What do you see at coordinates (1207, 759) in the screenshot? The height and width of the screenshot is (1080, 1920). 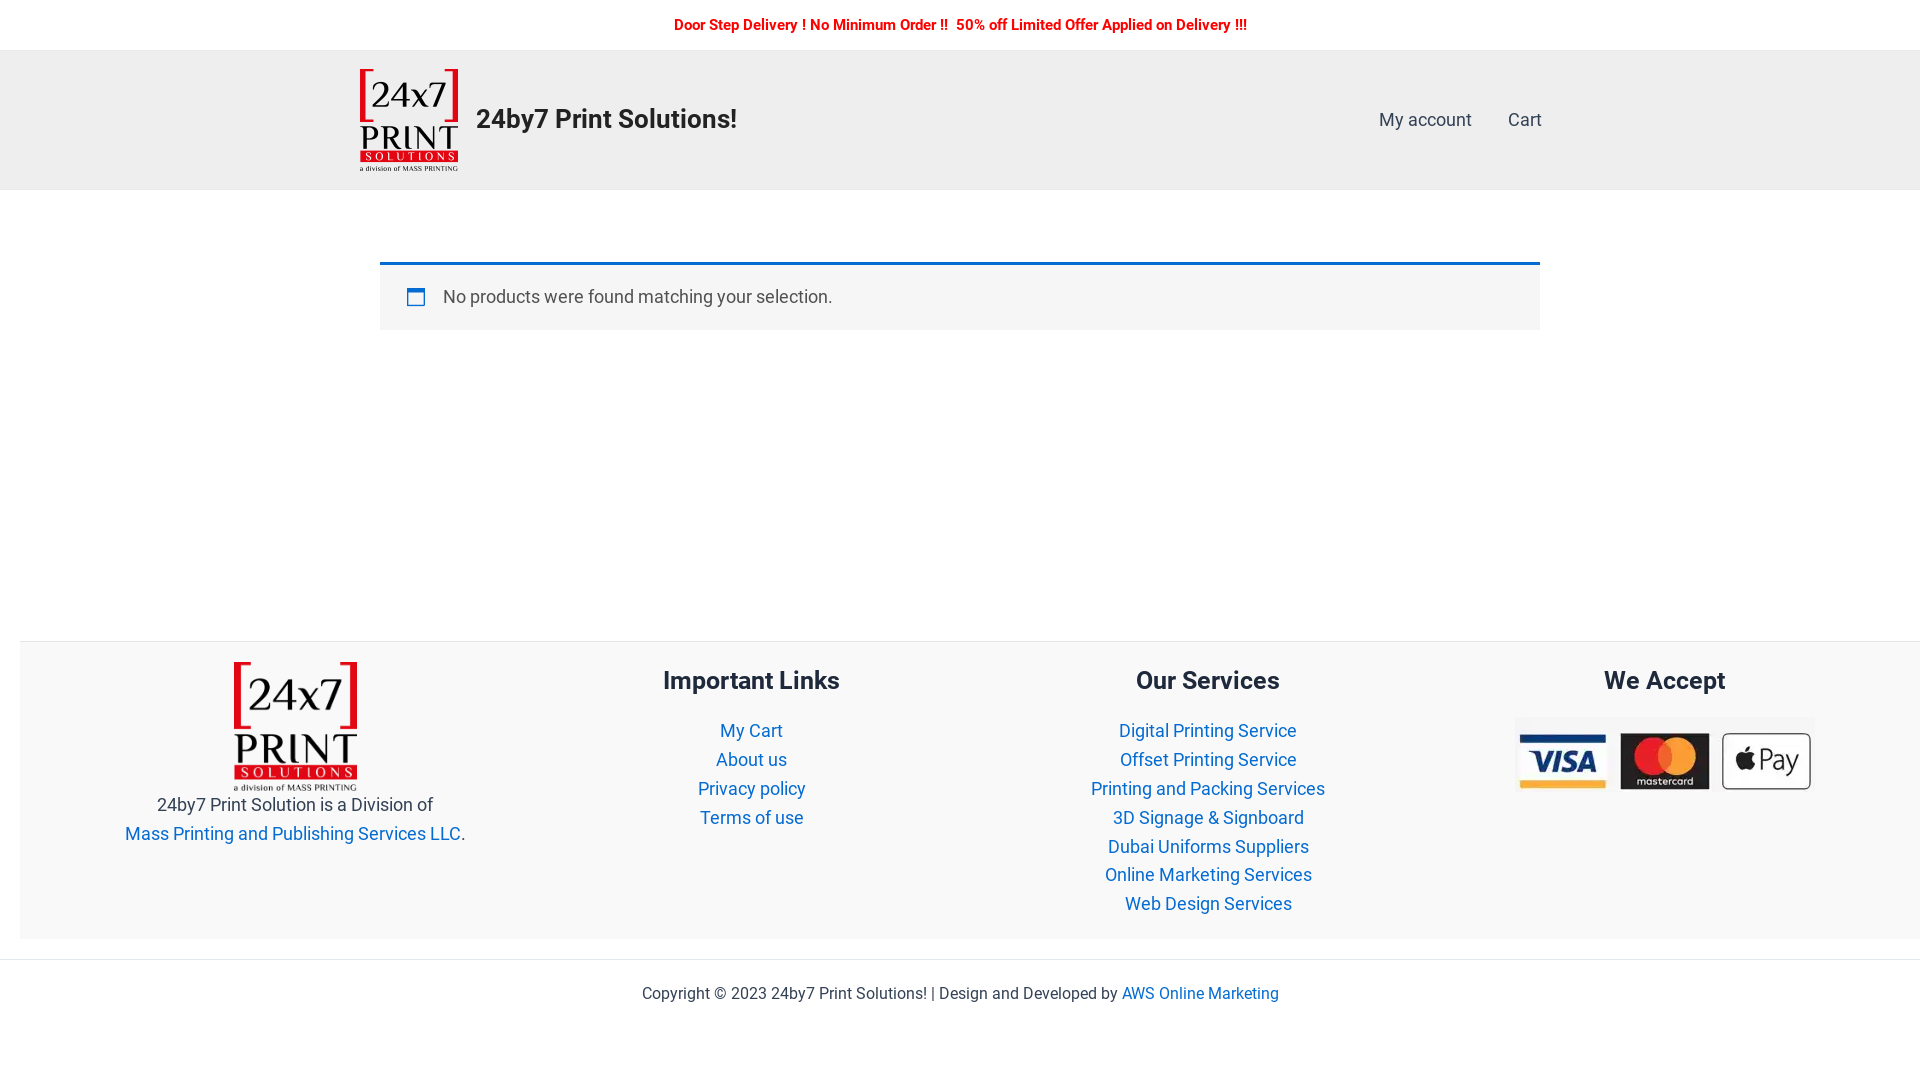 I see `'Offset Printing Service'` at bounding box center [1207, 759].